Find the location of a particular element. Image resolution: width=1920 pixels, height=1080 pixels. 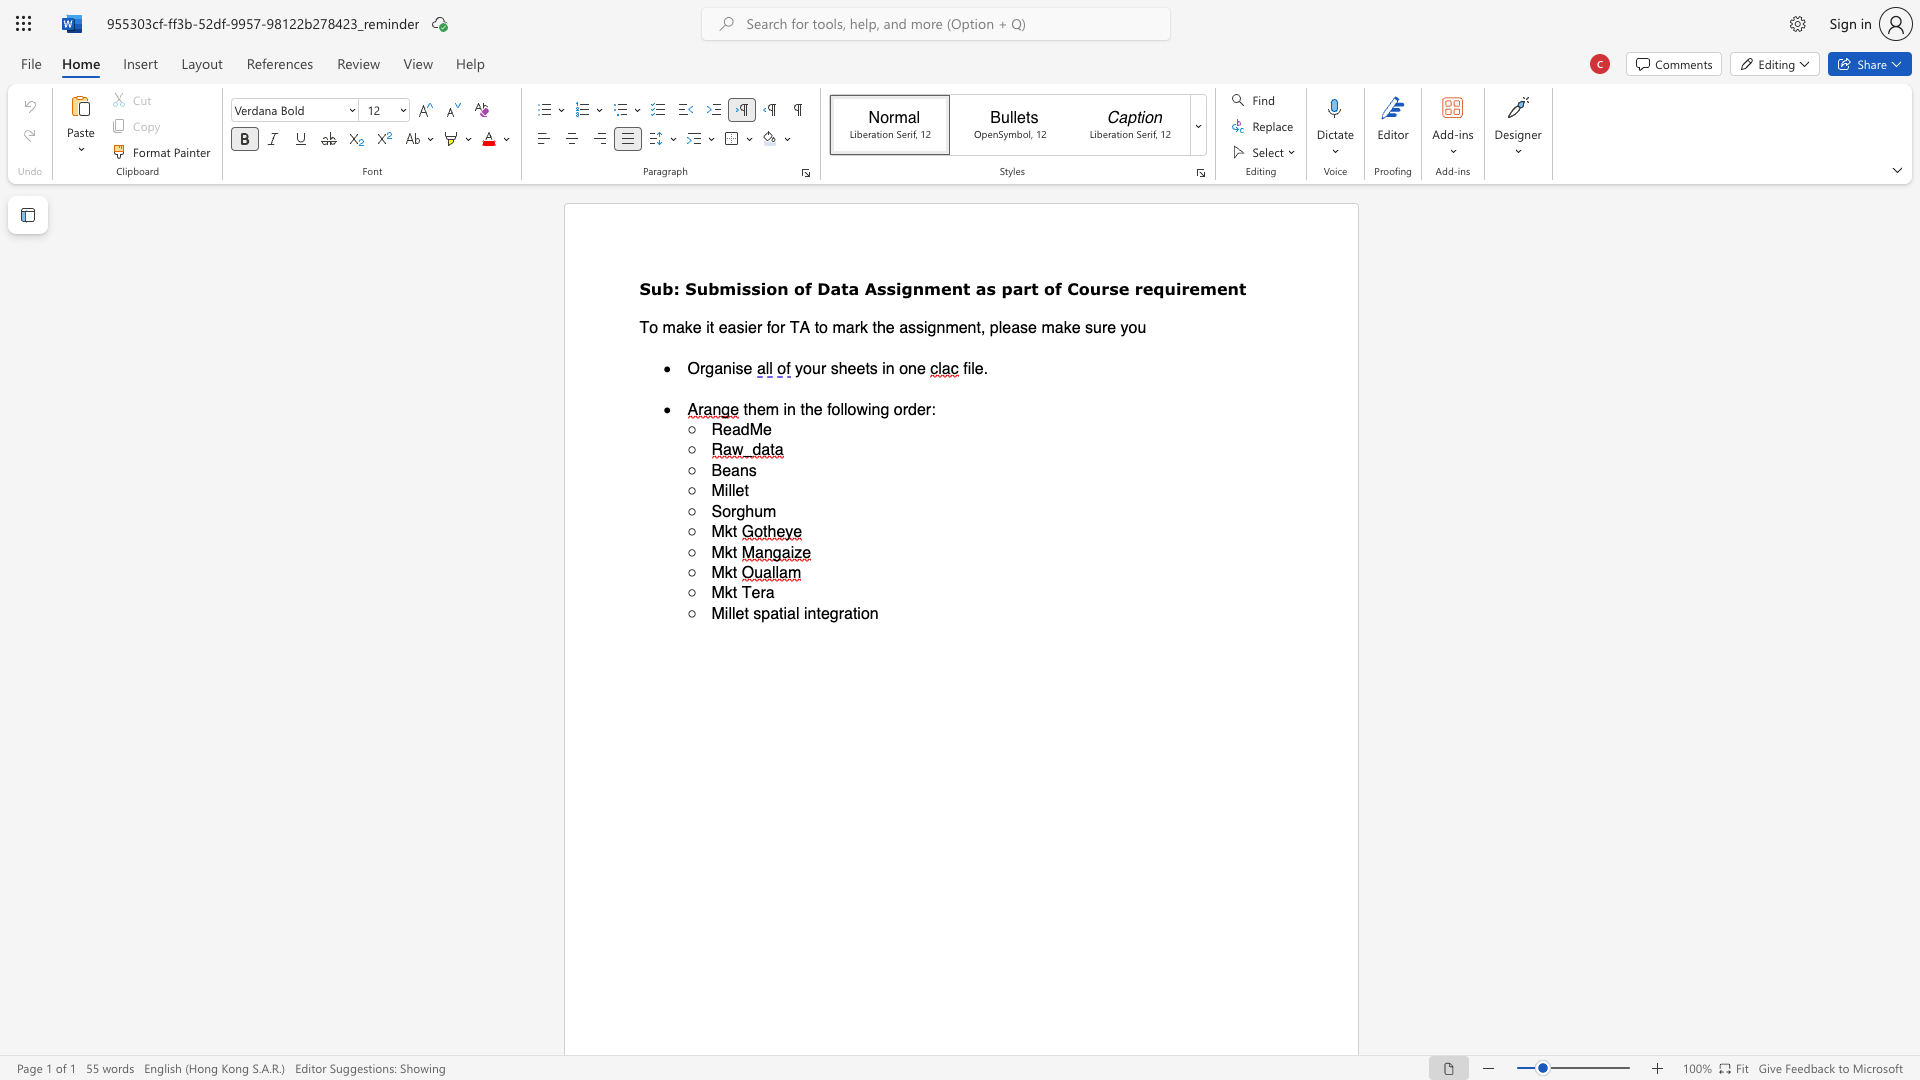

the 1th character "h" in the text is located at coordinates (880, 326).